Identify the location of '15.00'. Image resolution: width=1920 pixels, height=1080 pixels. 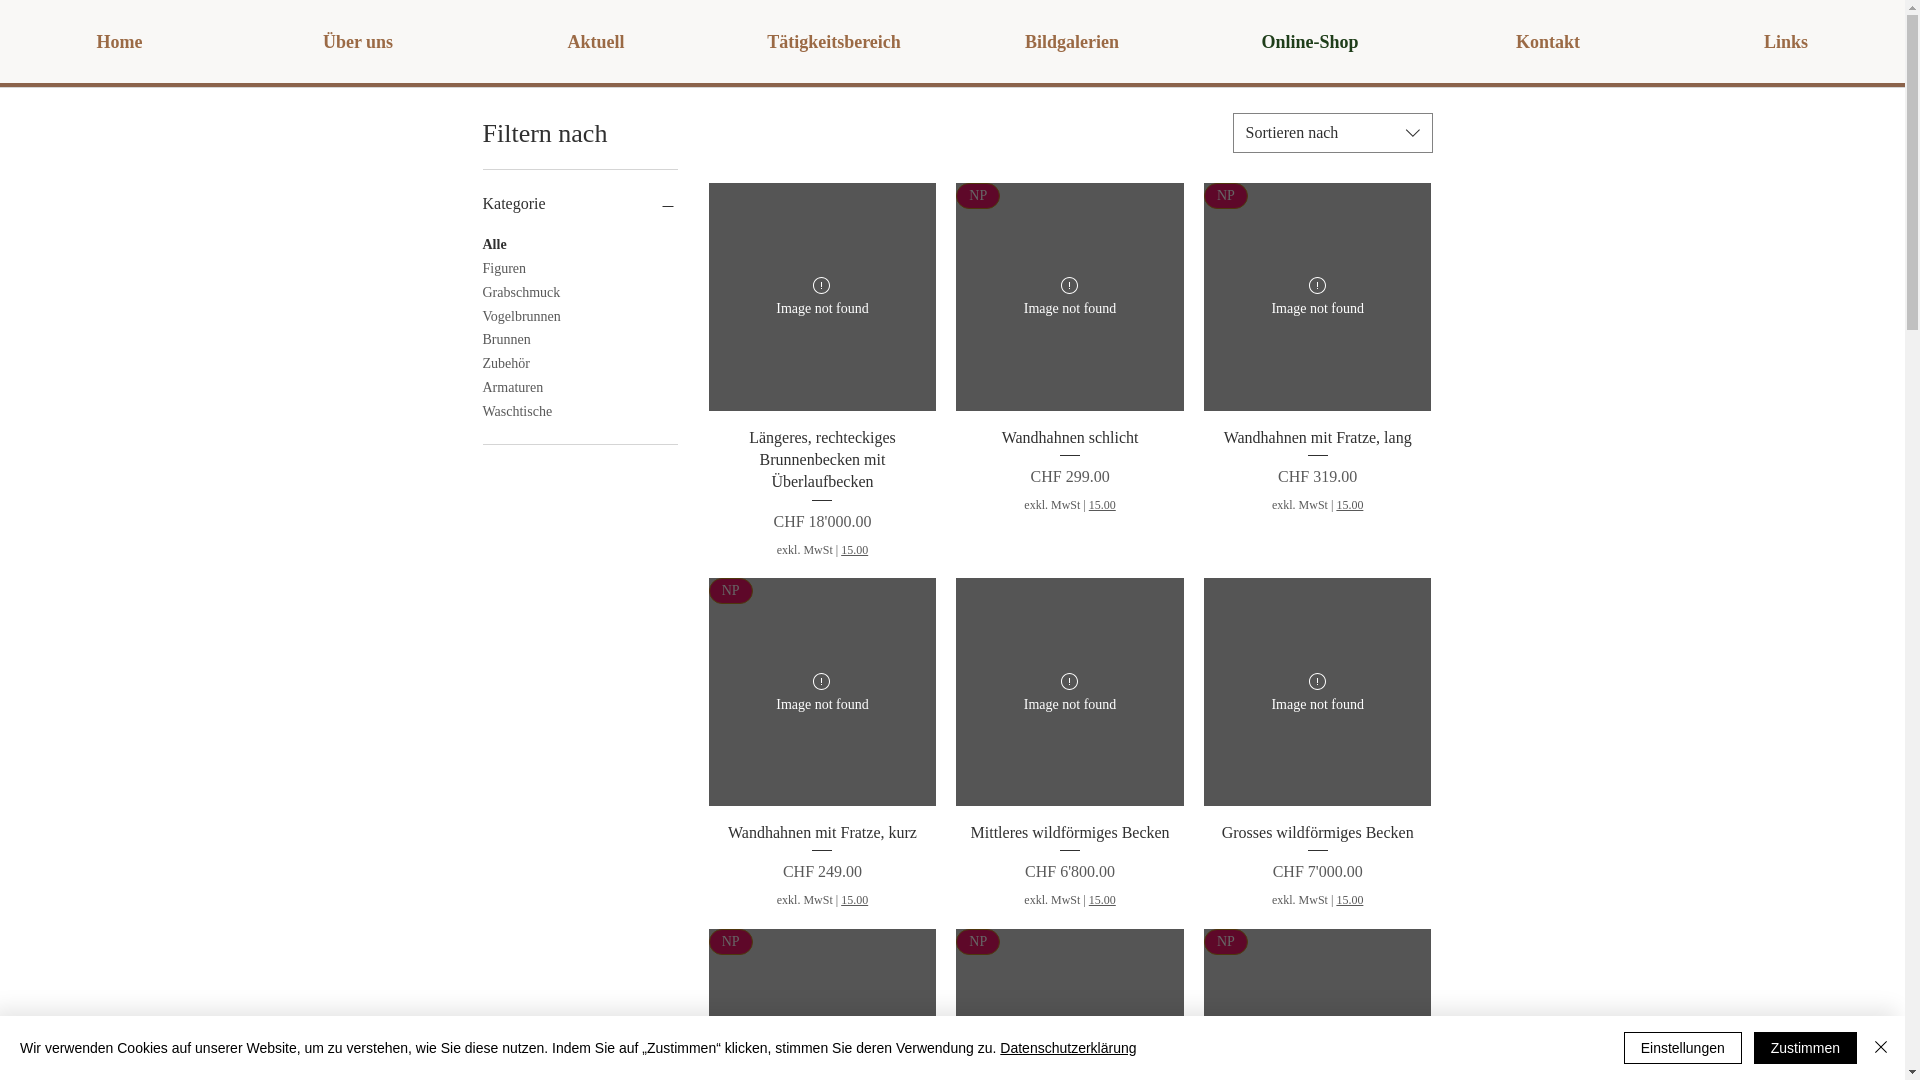
(1349, 900).